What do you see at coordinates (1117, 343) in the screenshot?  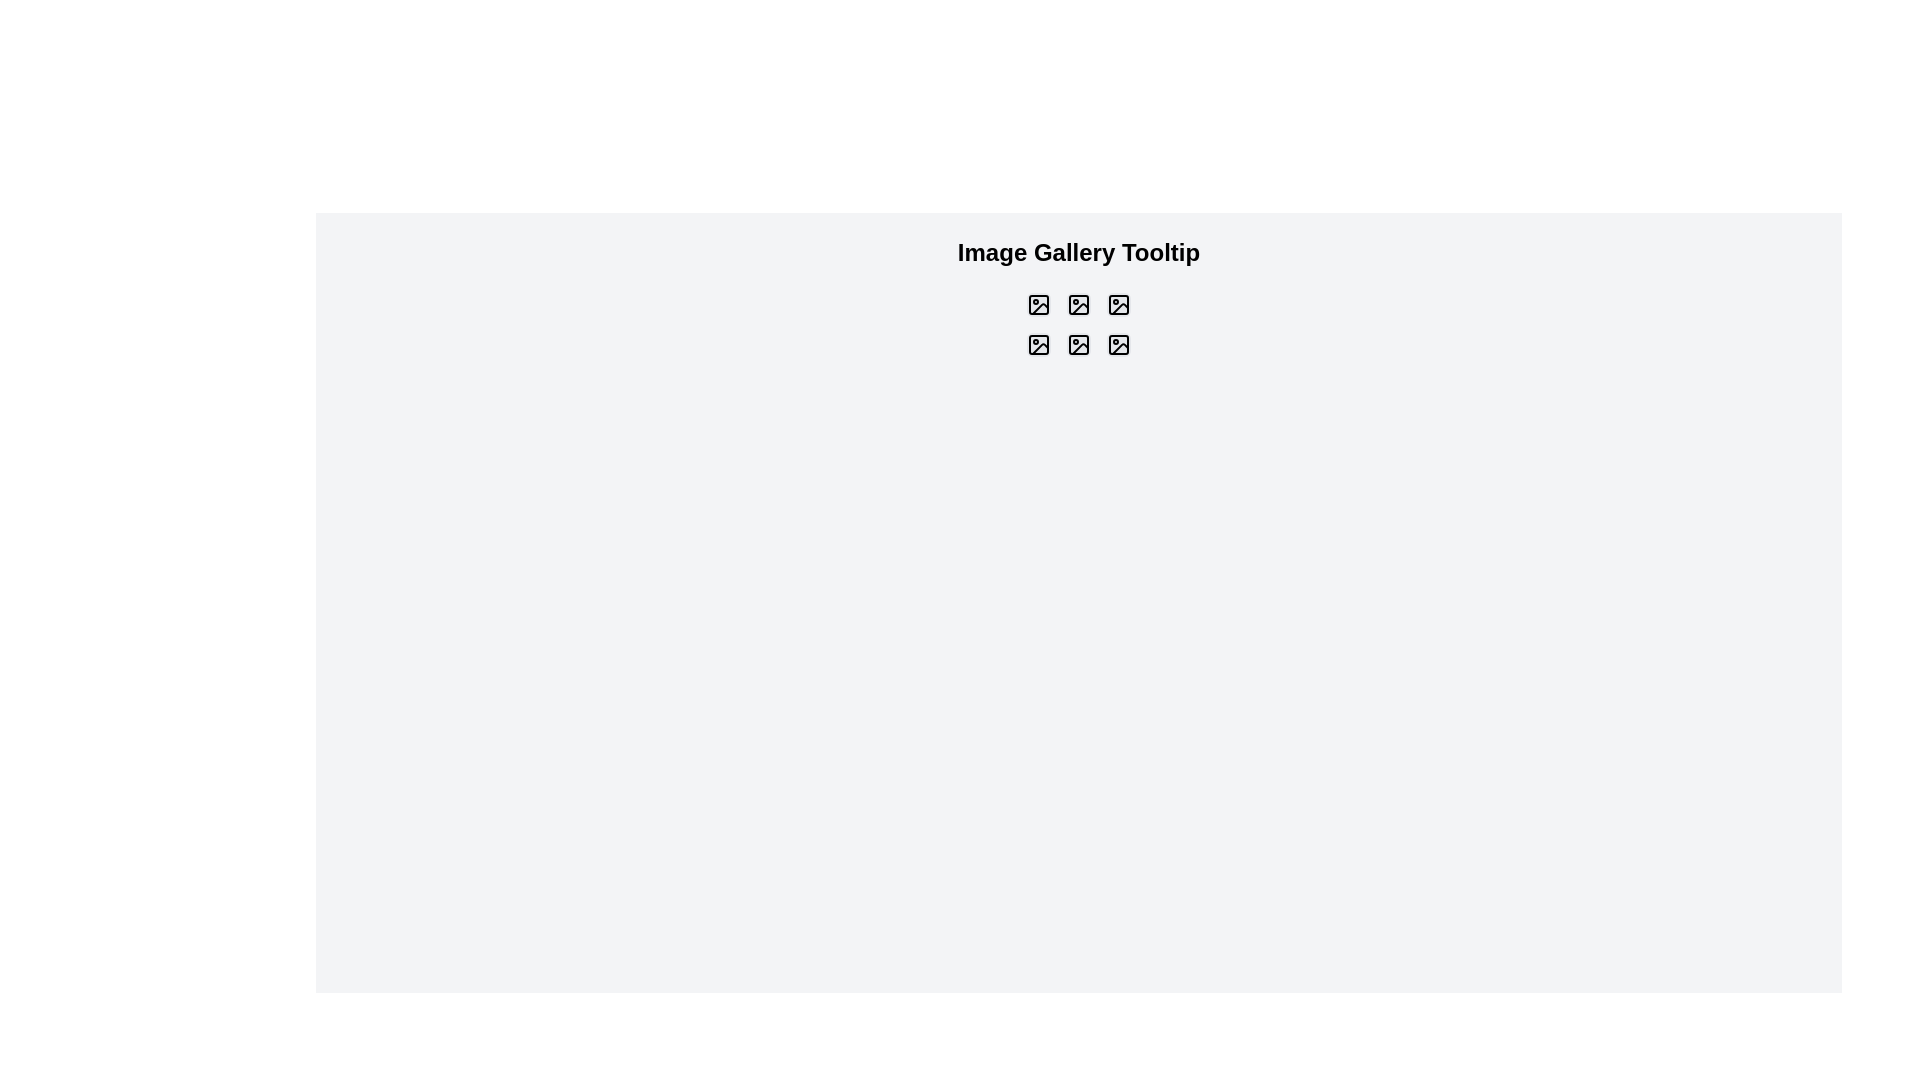 I see `the small rectangle with rounded corners that represents the image icon in the bottom-right grid of icons` at bounding box center [1117, 343].